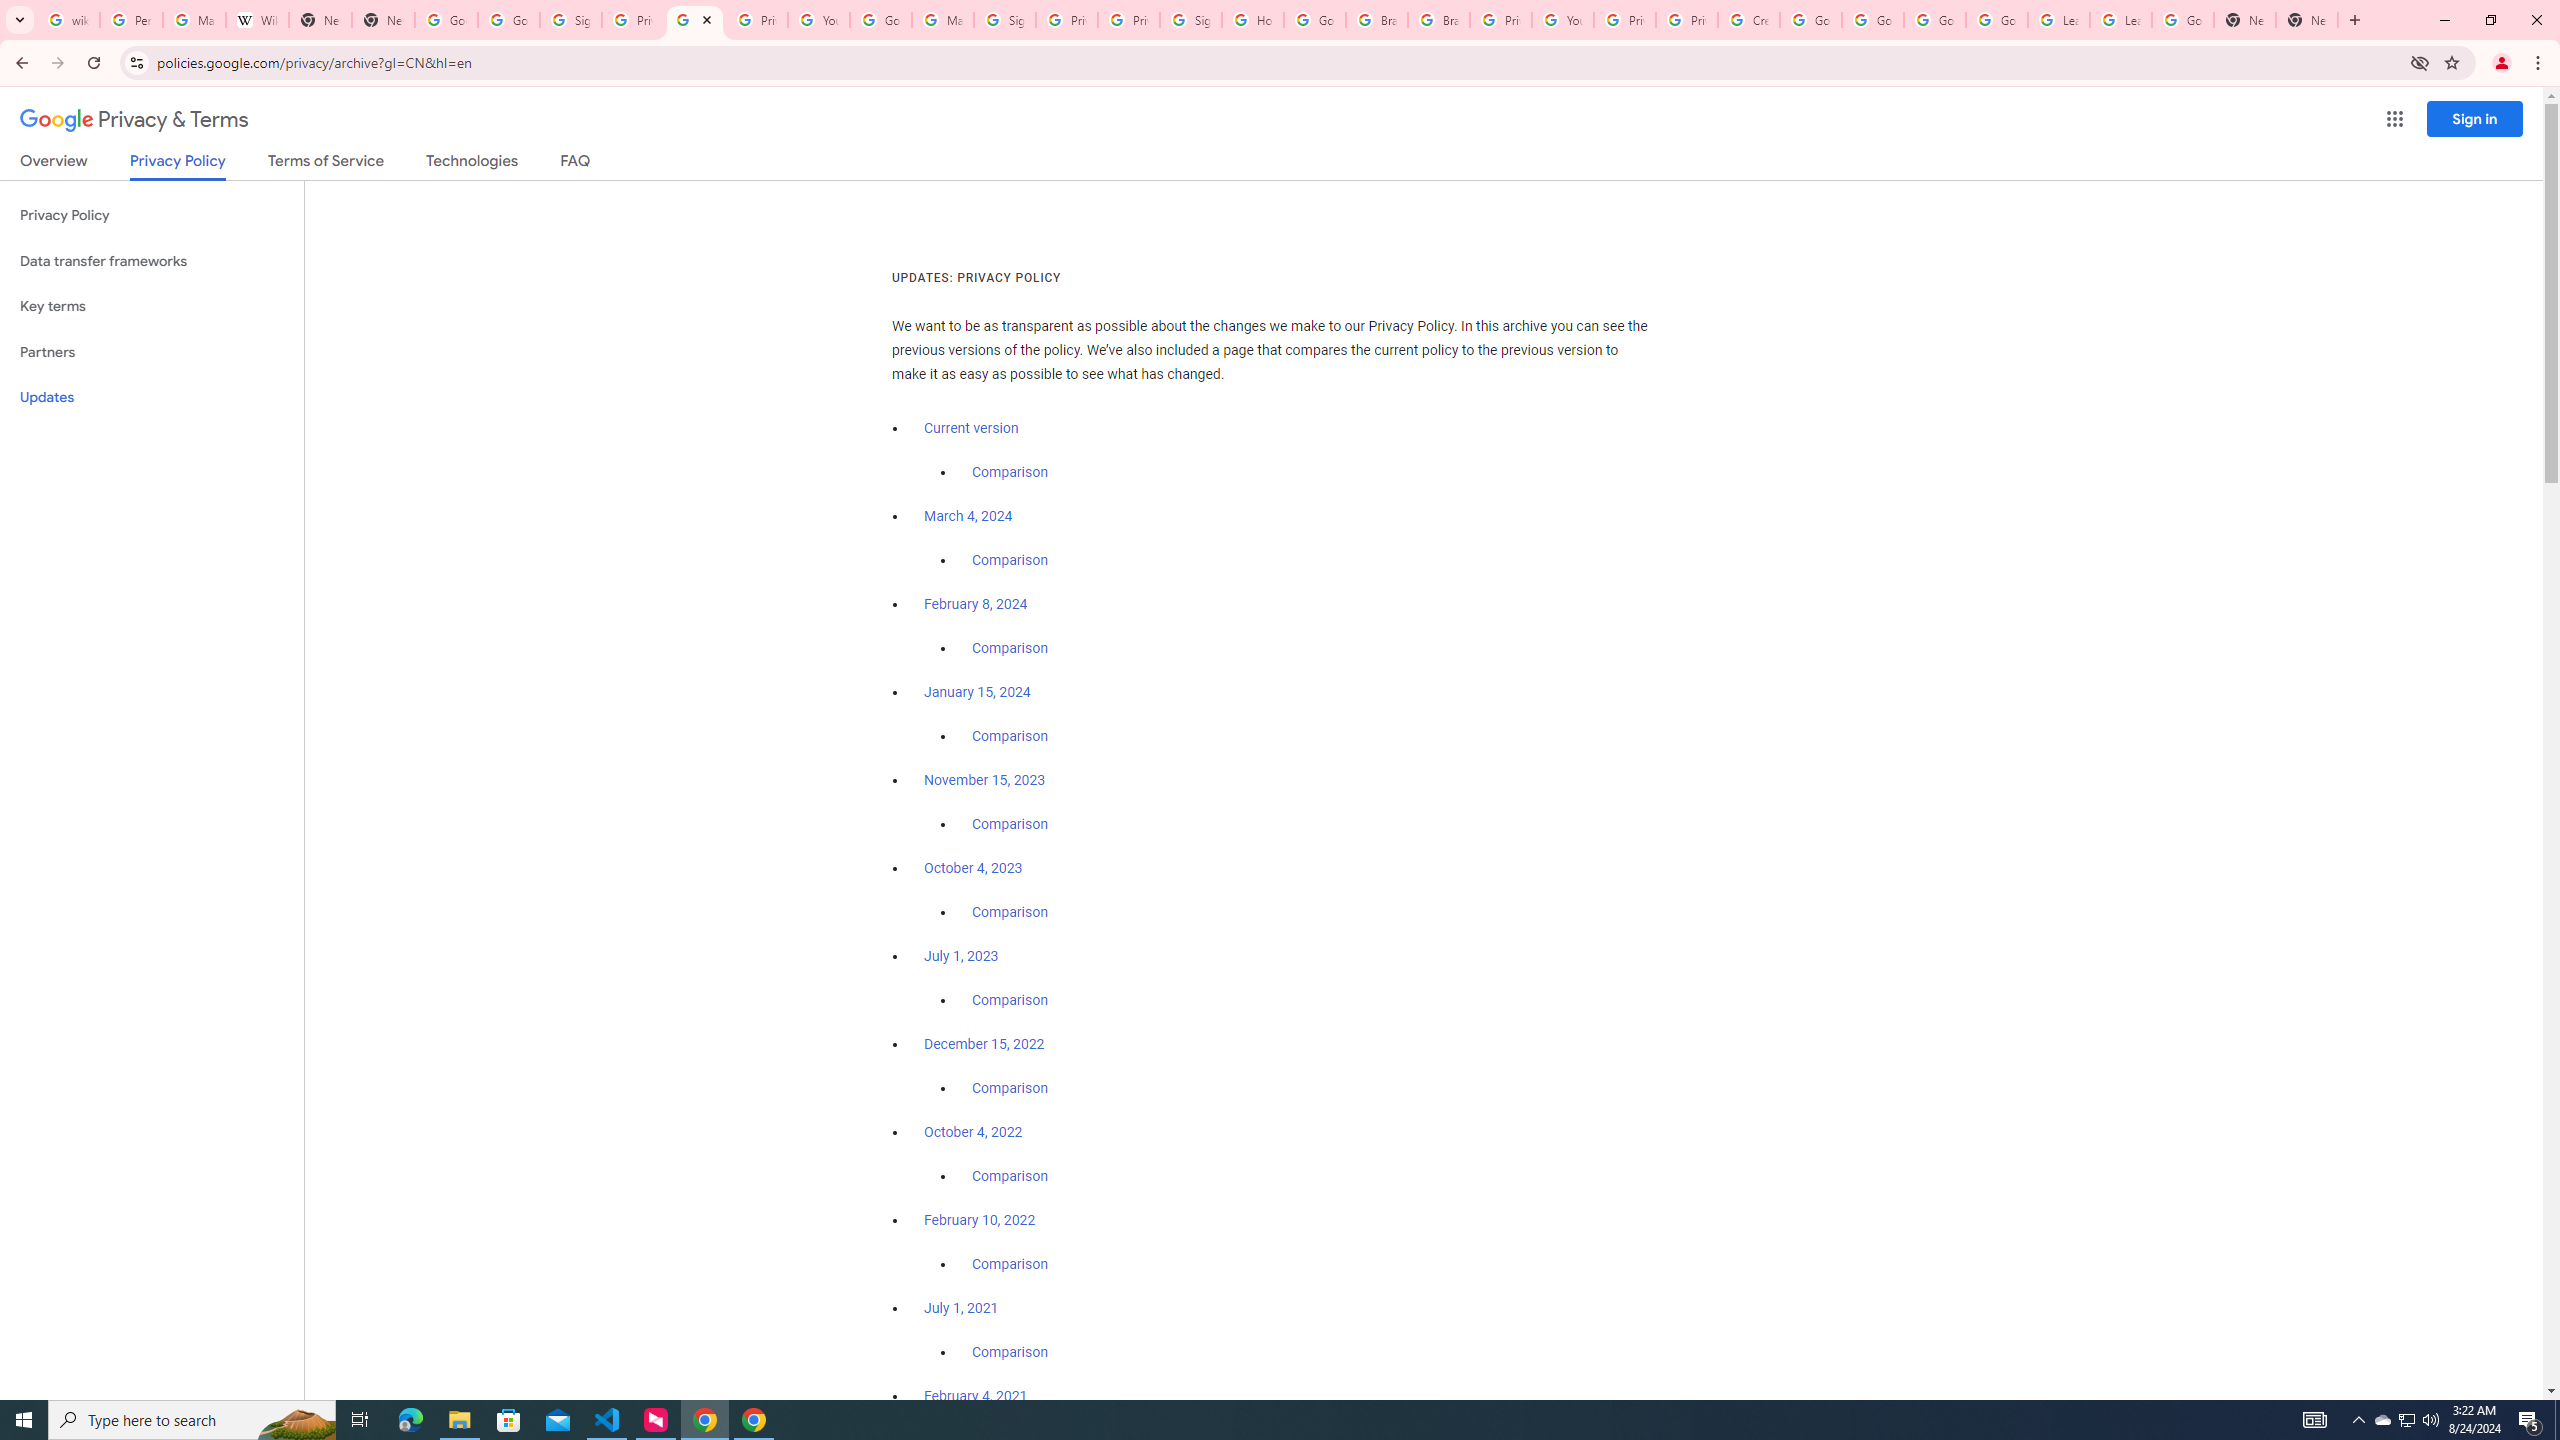  What do you see at coordinates (130, 19) in the screenshot?
I see `'Personalization & Google Search results - Google Search Help'` at bounding box center [130, 19].